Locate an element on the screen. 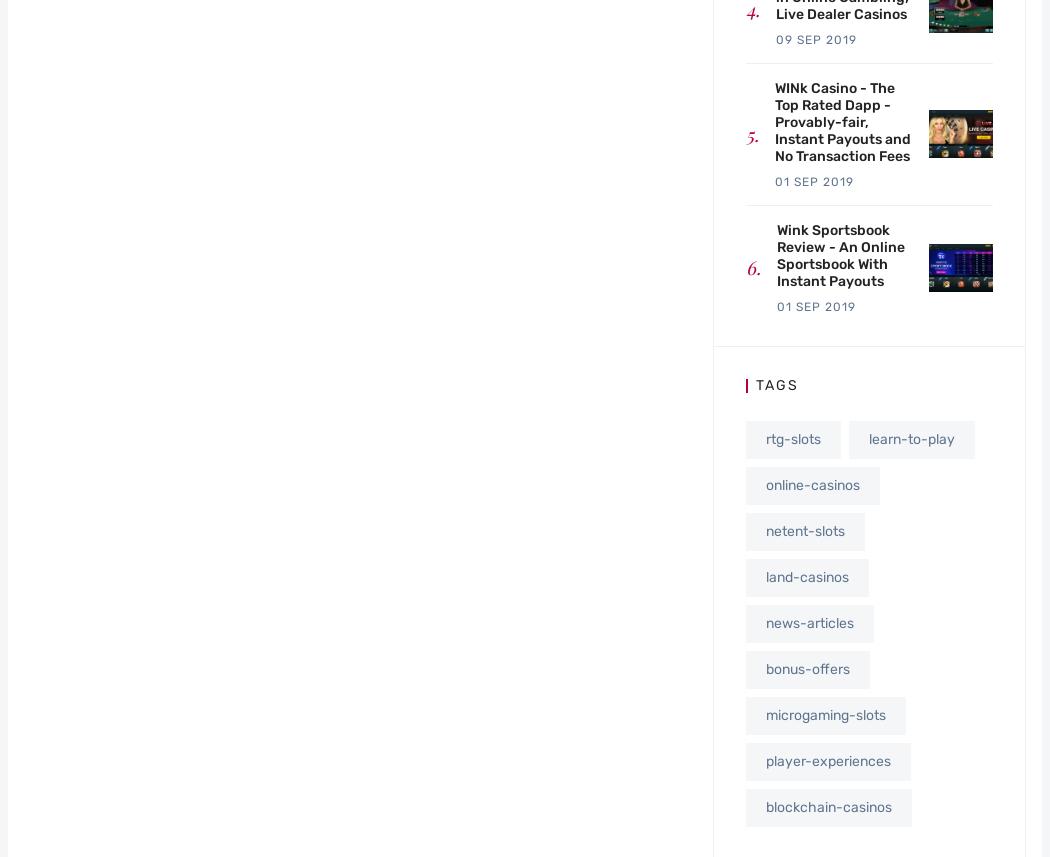 The image size is (1050, 857). 'bonus-offers' is located at coordinates (806, 667).